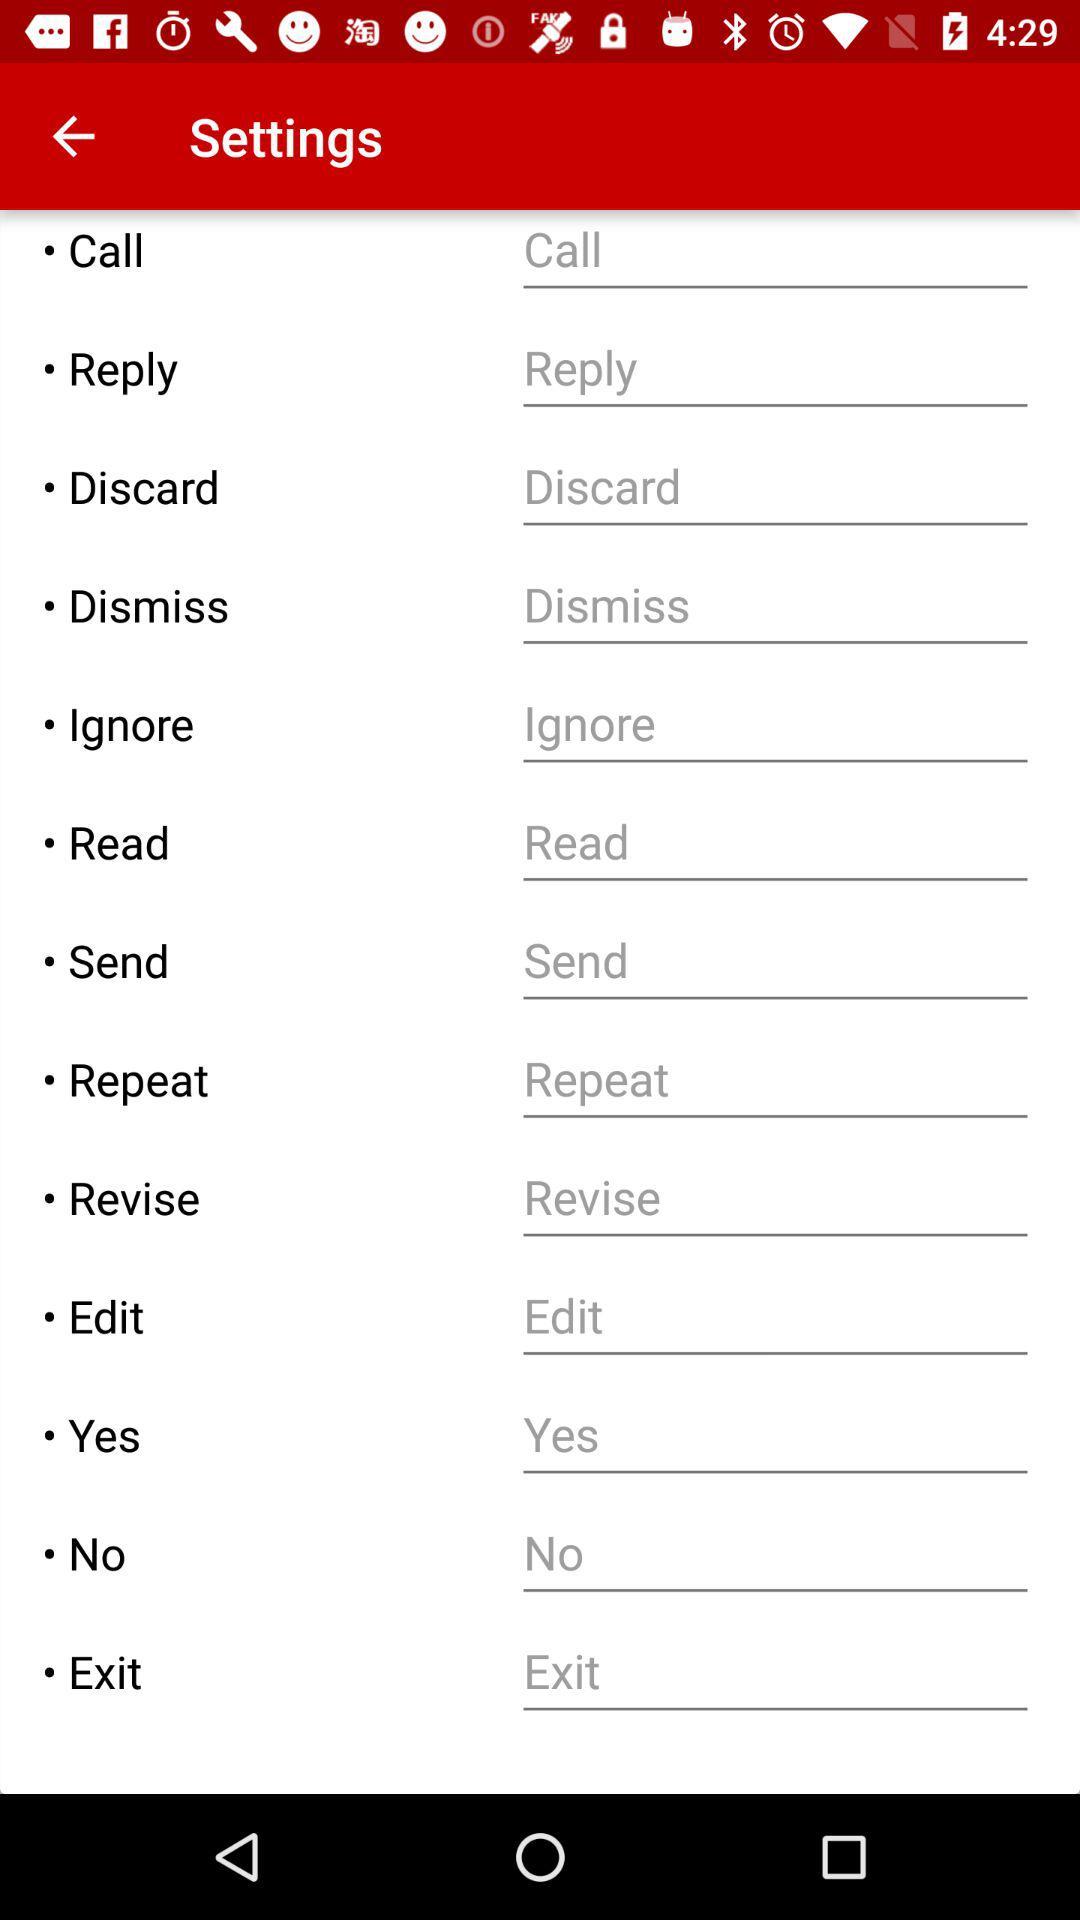 The width and height of the screenshot is (1080, 1920). Describe the element at coordinates (774, 722) in the screenshot. I see `ignore certain callers` at that location.